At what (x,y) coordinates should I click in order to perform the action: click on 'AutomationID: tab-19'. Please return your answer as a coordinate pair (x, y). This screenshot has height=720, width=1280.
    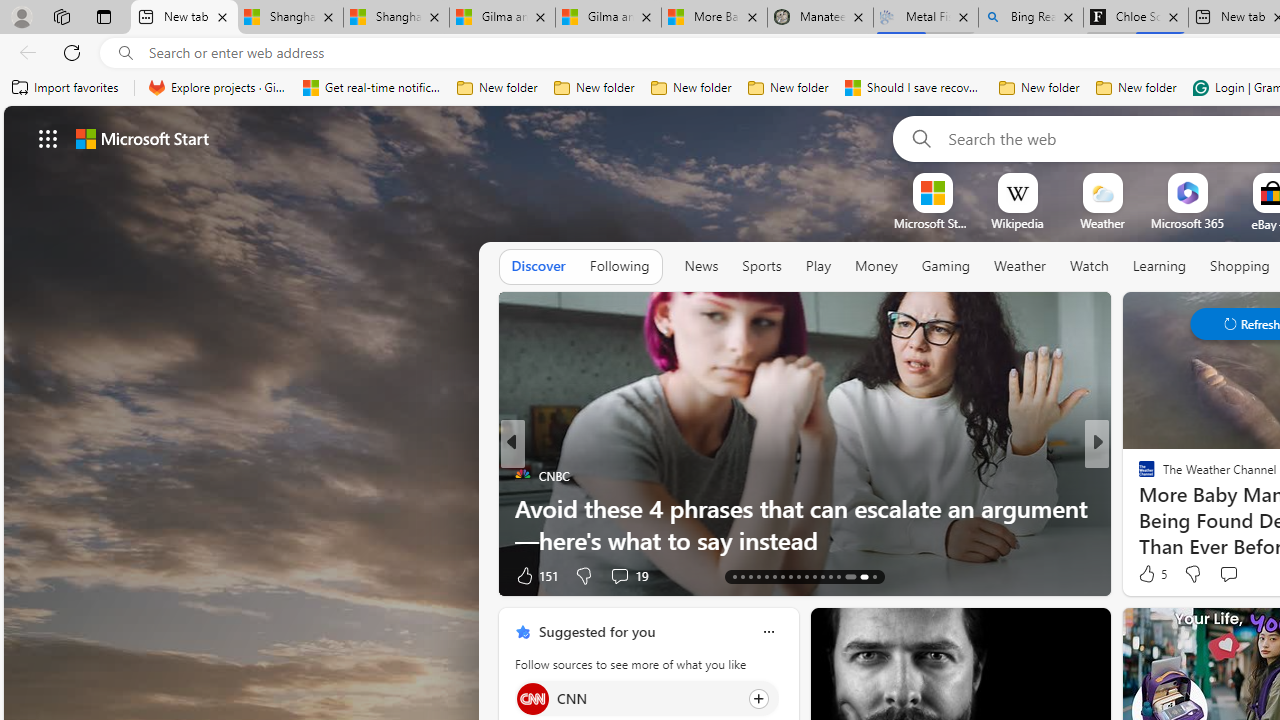
    Looking at the image, I should click on (781, 577).